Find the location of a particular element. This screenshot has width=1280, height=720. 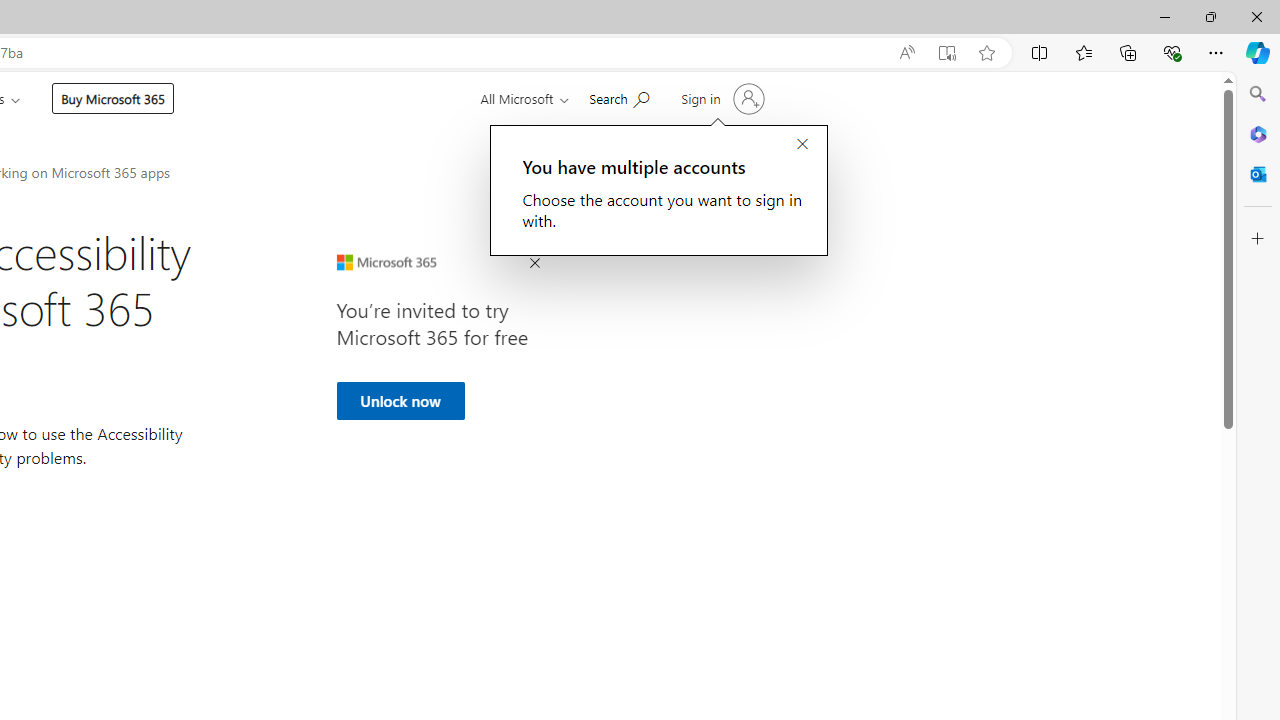

'Add this page to favorites (Ctrl+D)' is located at coordinates (986, 52).